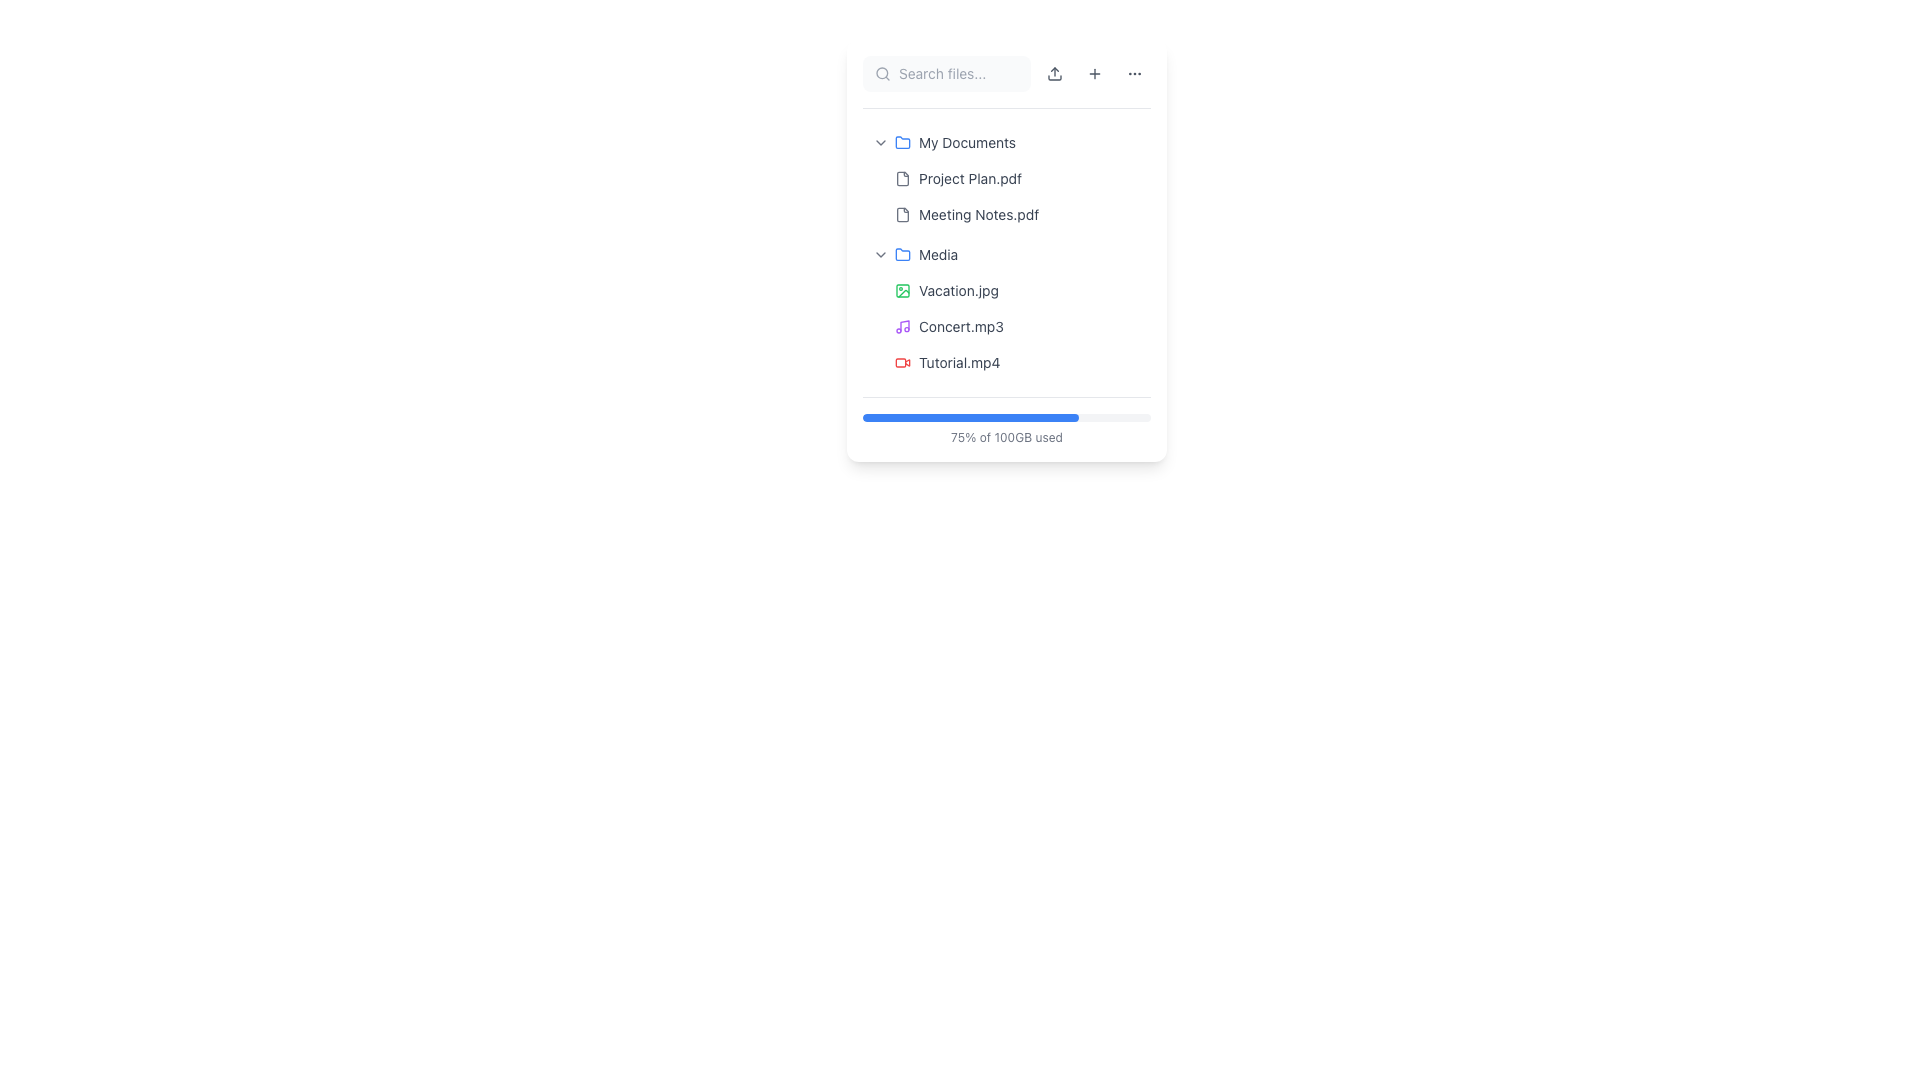 Image resolution: width=1920 pixels, height=1080 pixels. What do you see at coordinates (1018, 215) in the screenshot?
I see `the 'Meeting Notes.pdf' file list item` at bounding box center [1018, 215].